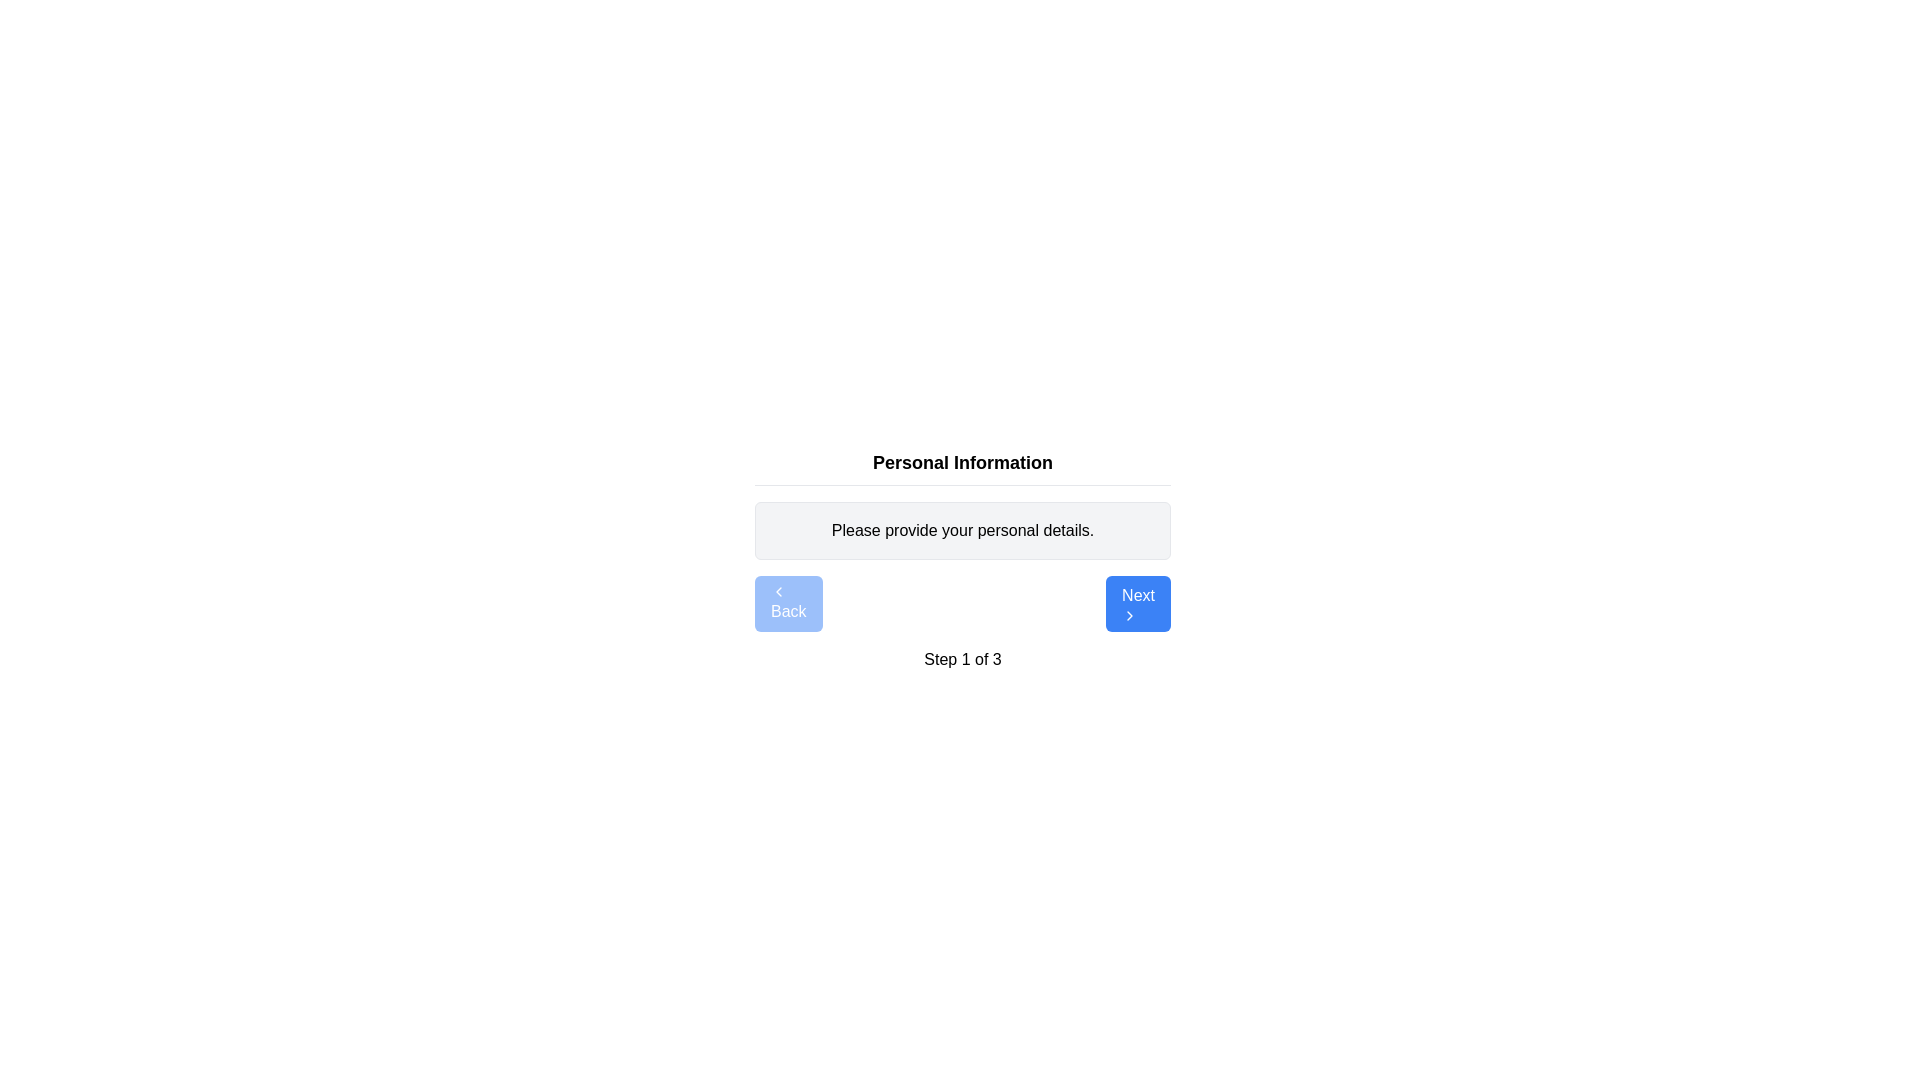  I want to click on the chevron arrow icon located on the right side of the 'Next' button, which indicates the forward action, so click(1130, 615).